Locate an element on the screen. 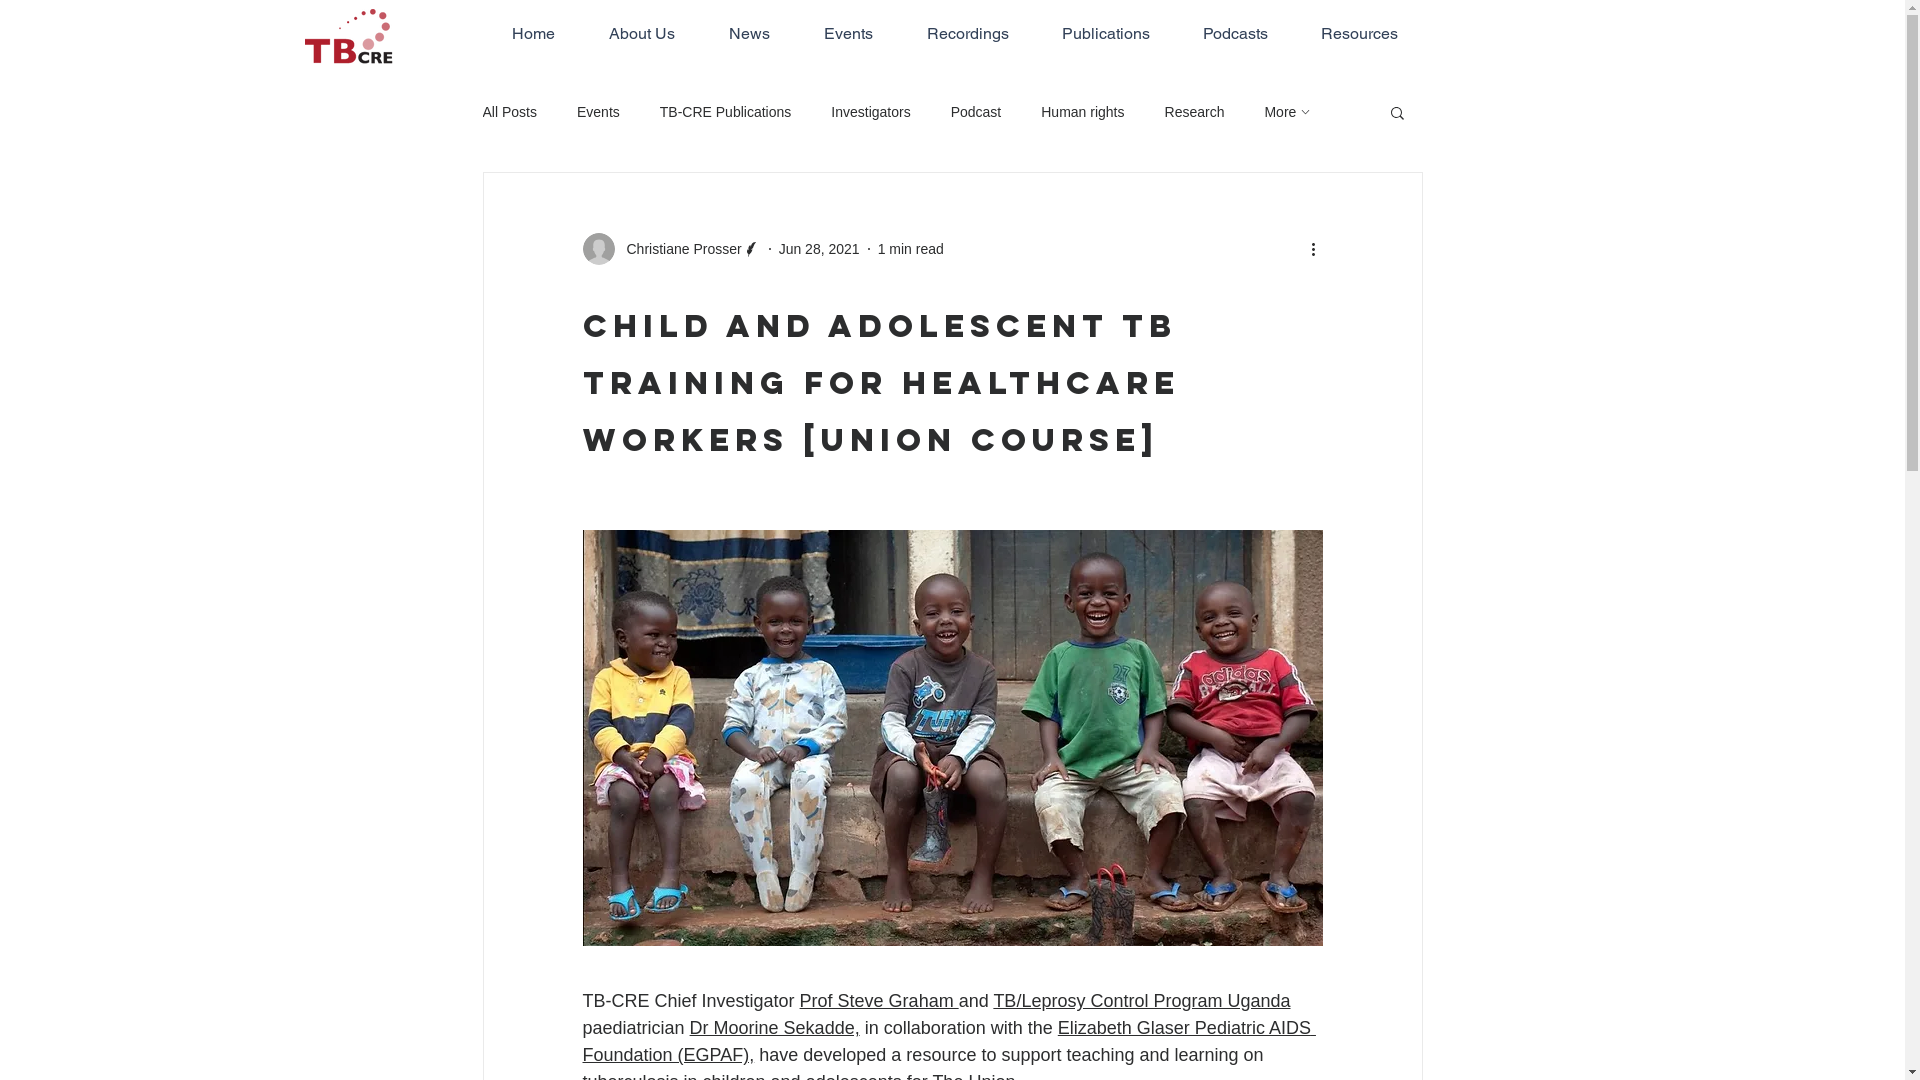 Image resolution: width=1920 pixels, height=1080 pixels. 'Research' is located at coordinates (1195, 111).